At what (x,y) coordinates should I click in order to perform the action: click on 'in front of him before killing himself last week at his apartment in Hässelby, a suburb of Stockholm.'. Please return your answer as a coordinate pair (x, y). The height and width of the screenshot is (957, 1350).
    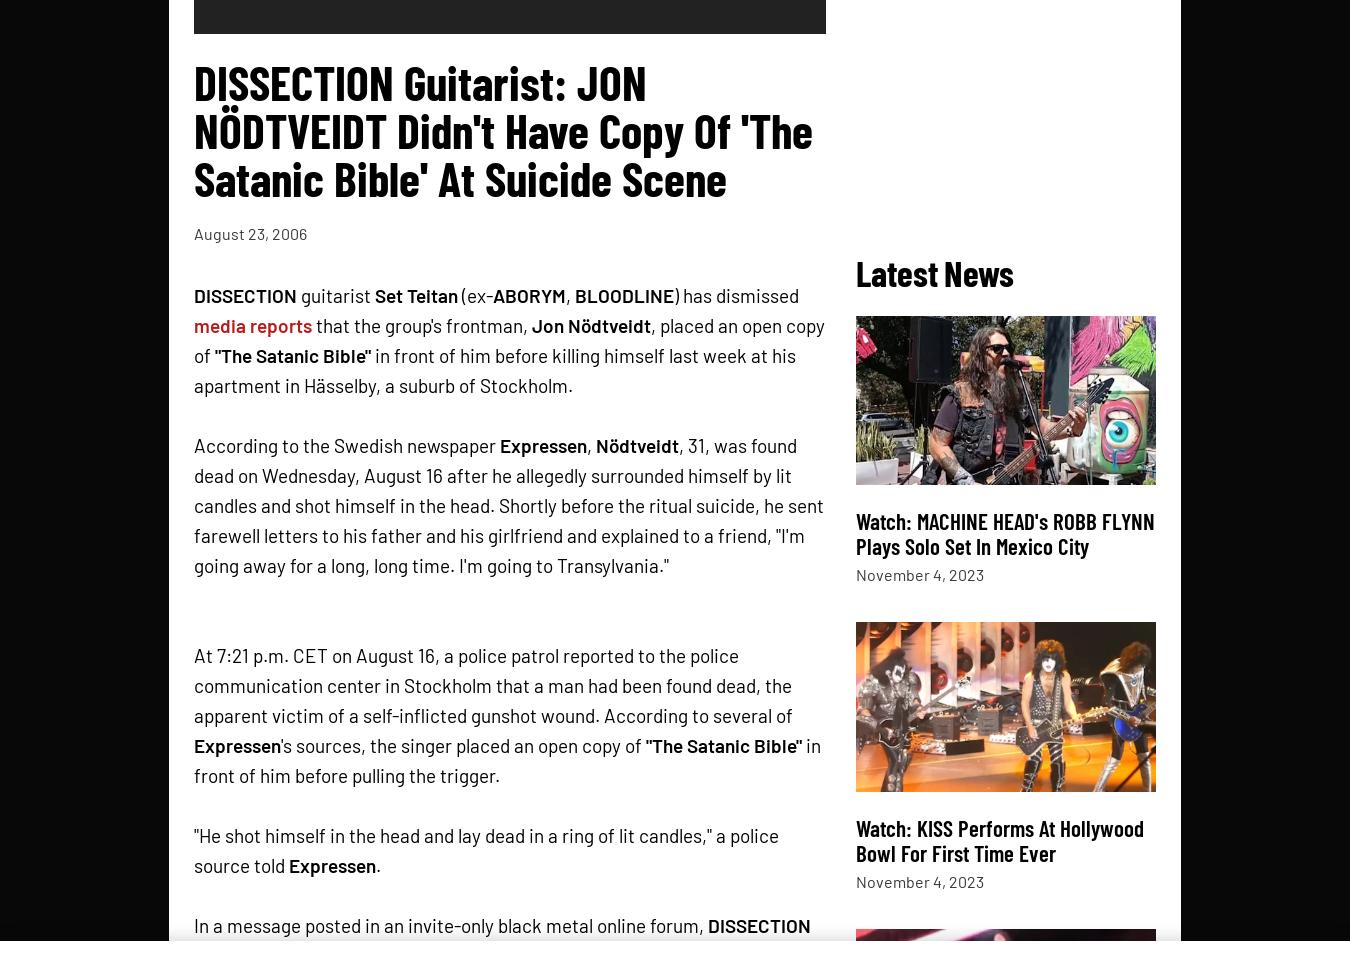
    Looking at the image, I should click on (494, 369).